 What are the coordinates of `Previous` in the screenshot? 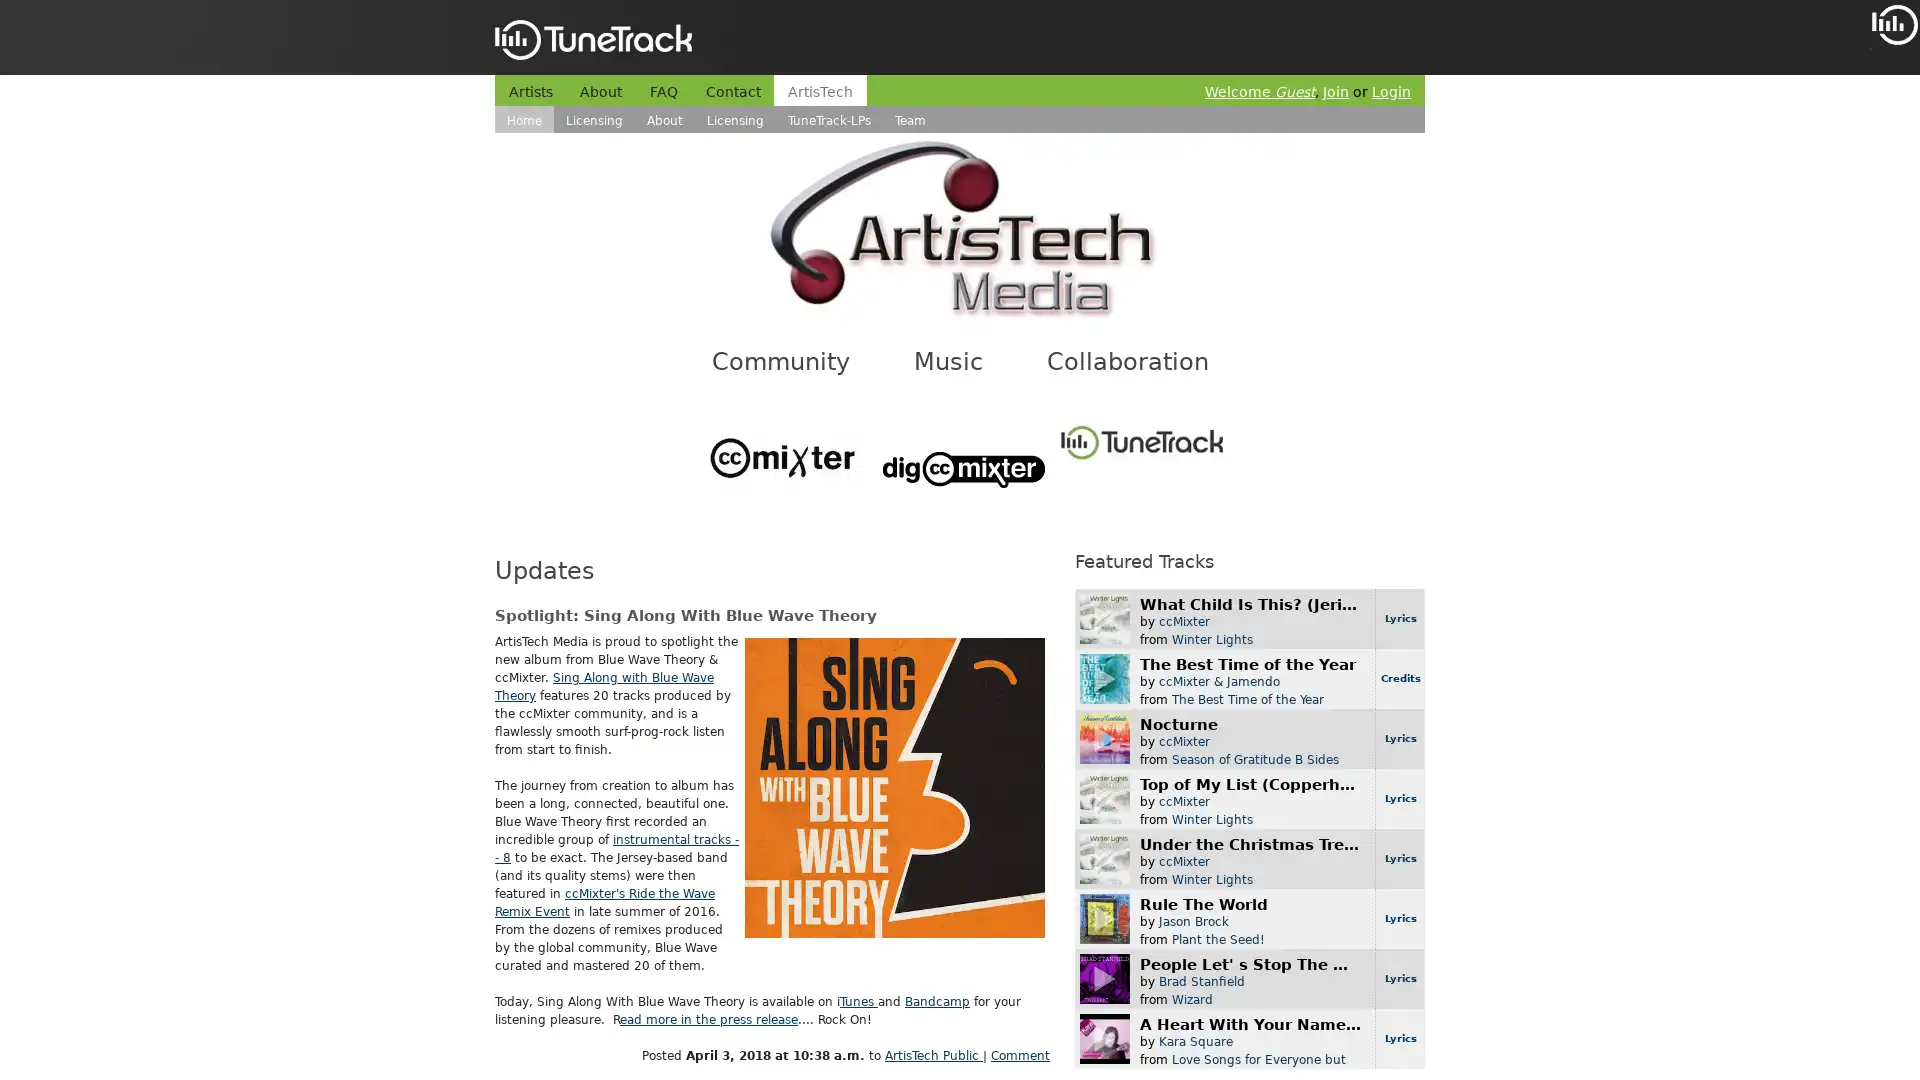 It's located at (1886, 119).